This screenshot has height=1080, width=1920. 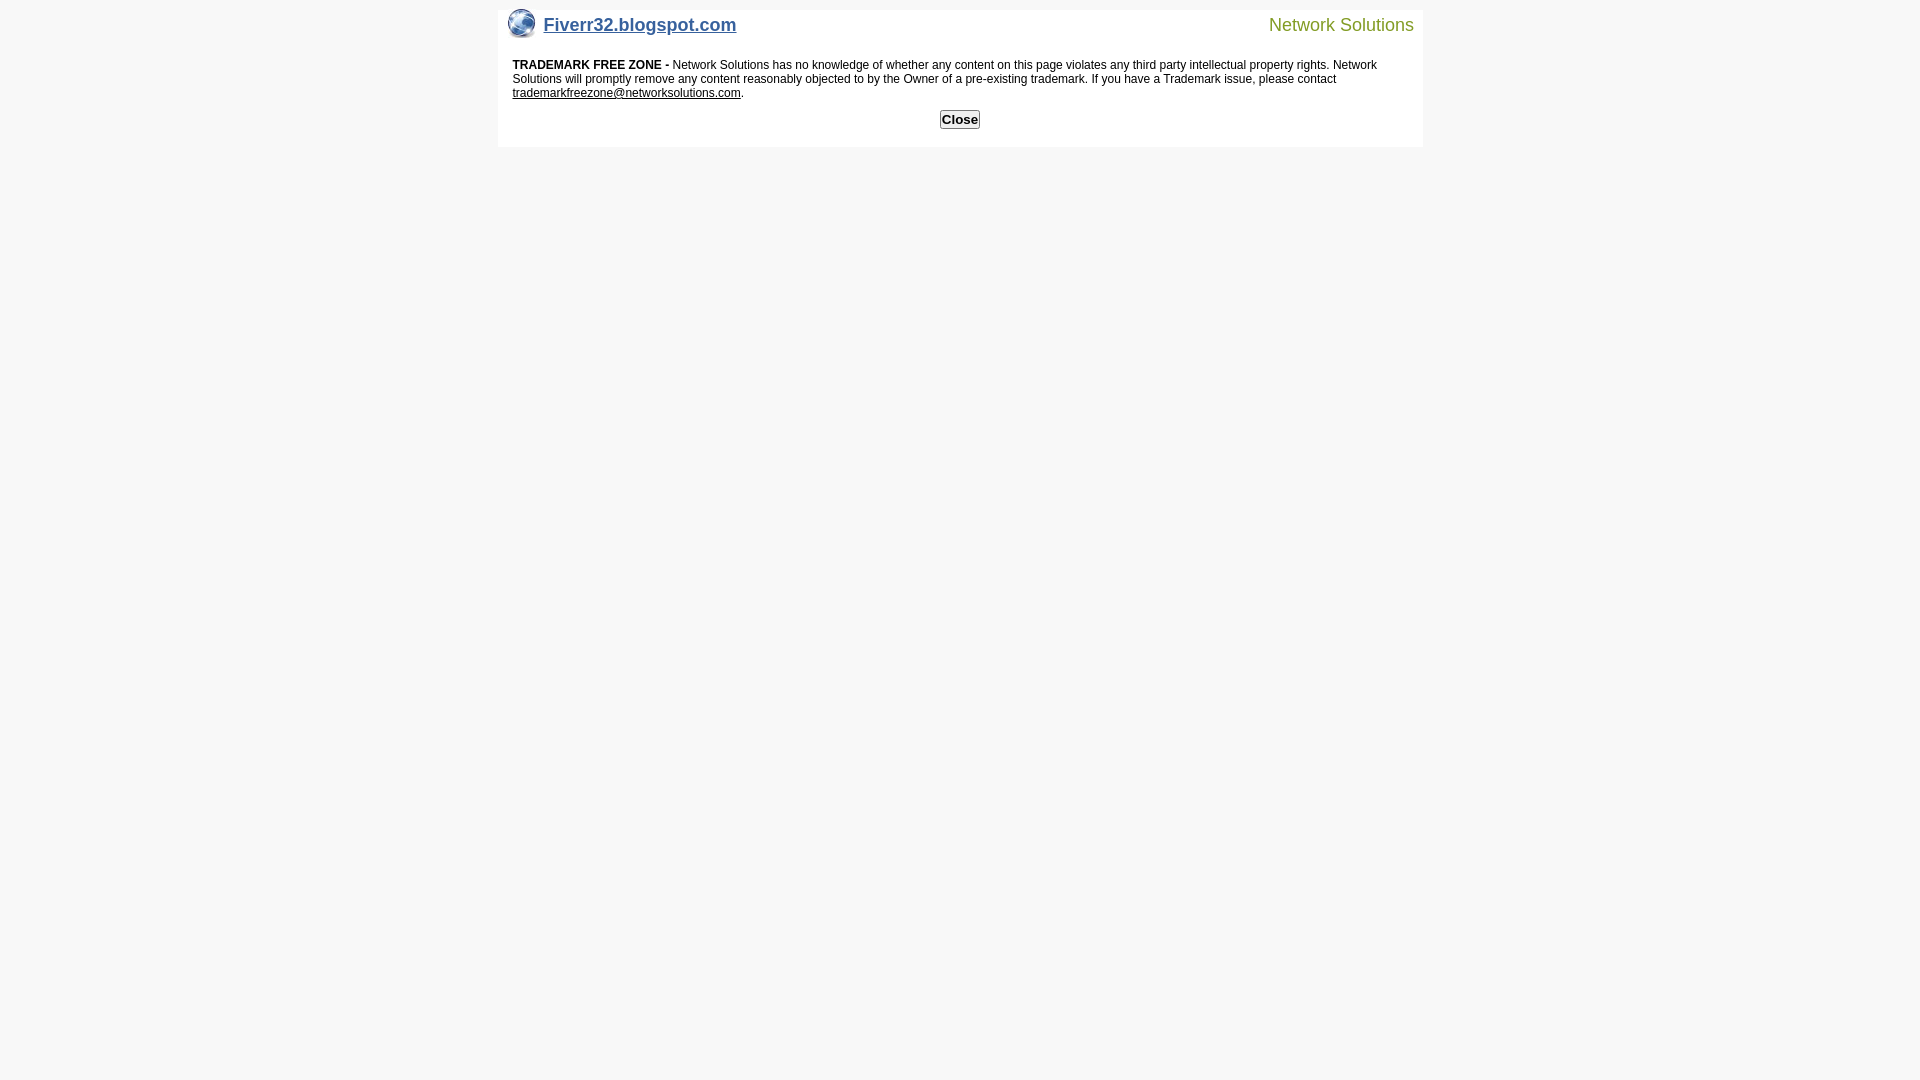 I want to click on 'Fiverr32.blogspot.com', so click(x=621, y=29).